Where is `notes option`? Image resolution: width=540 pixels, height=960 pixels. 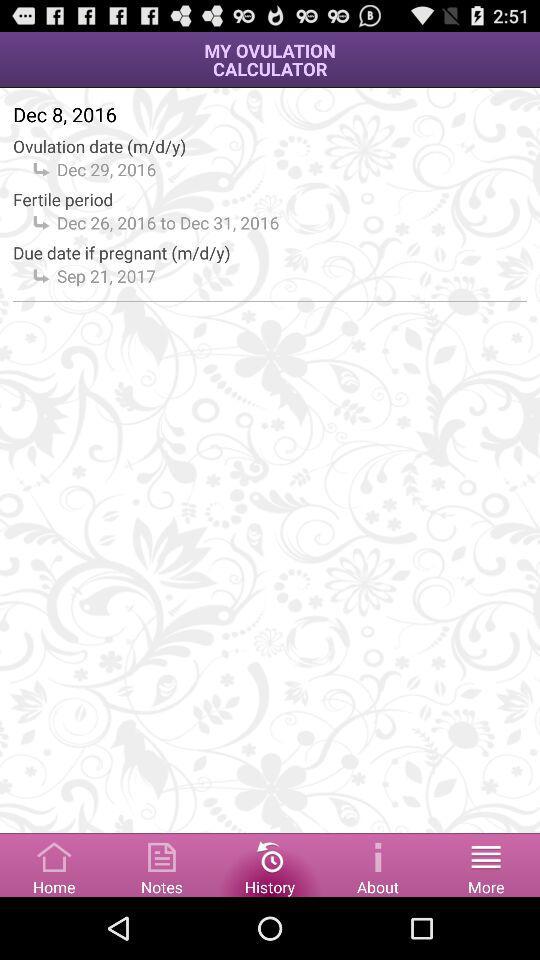
notes option is located at coordinates (161, 863).